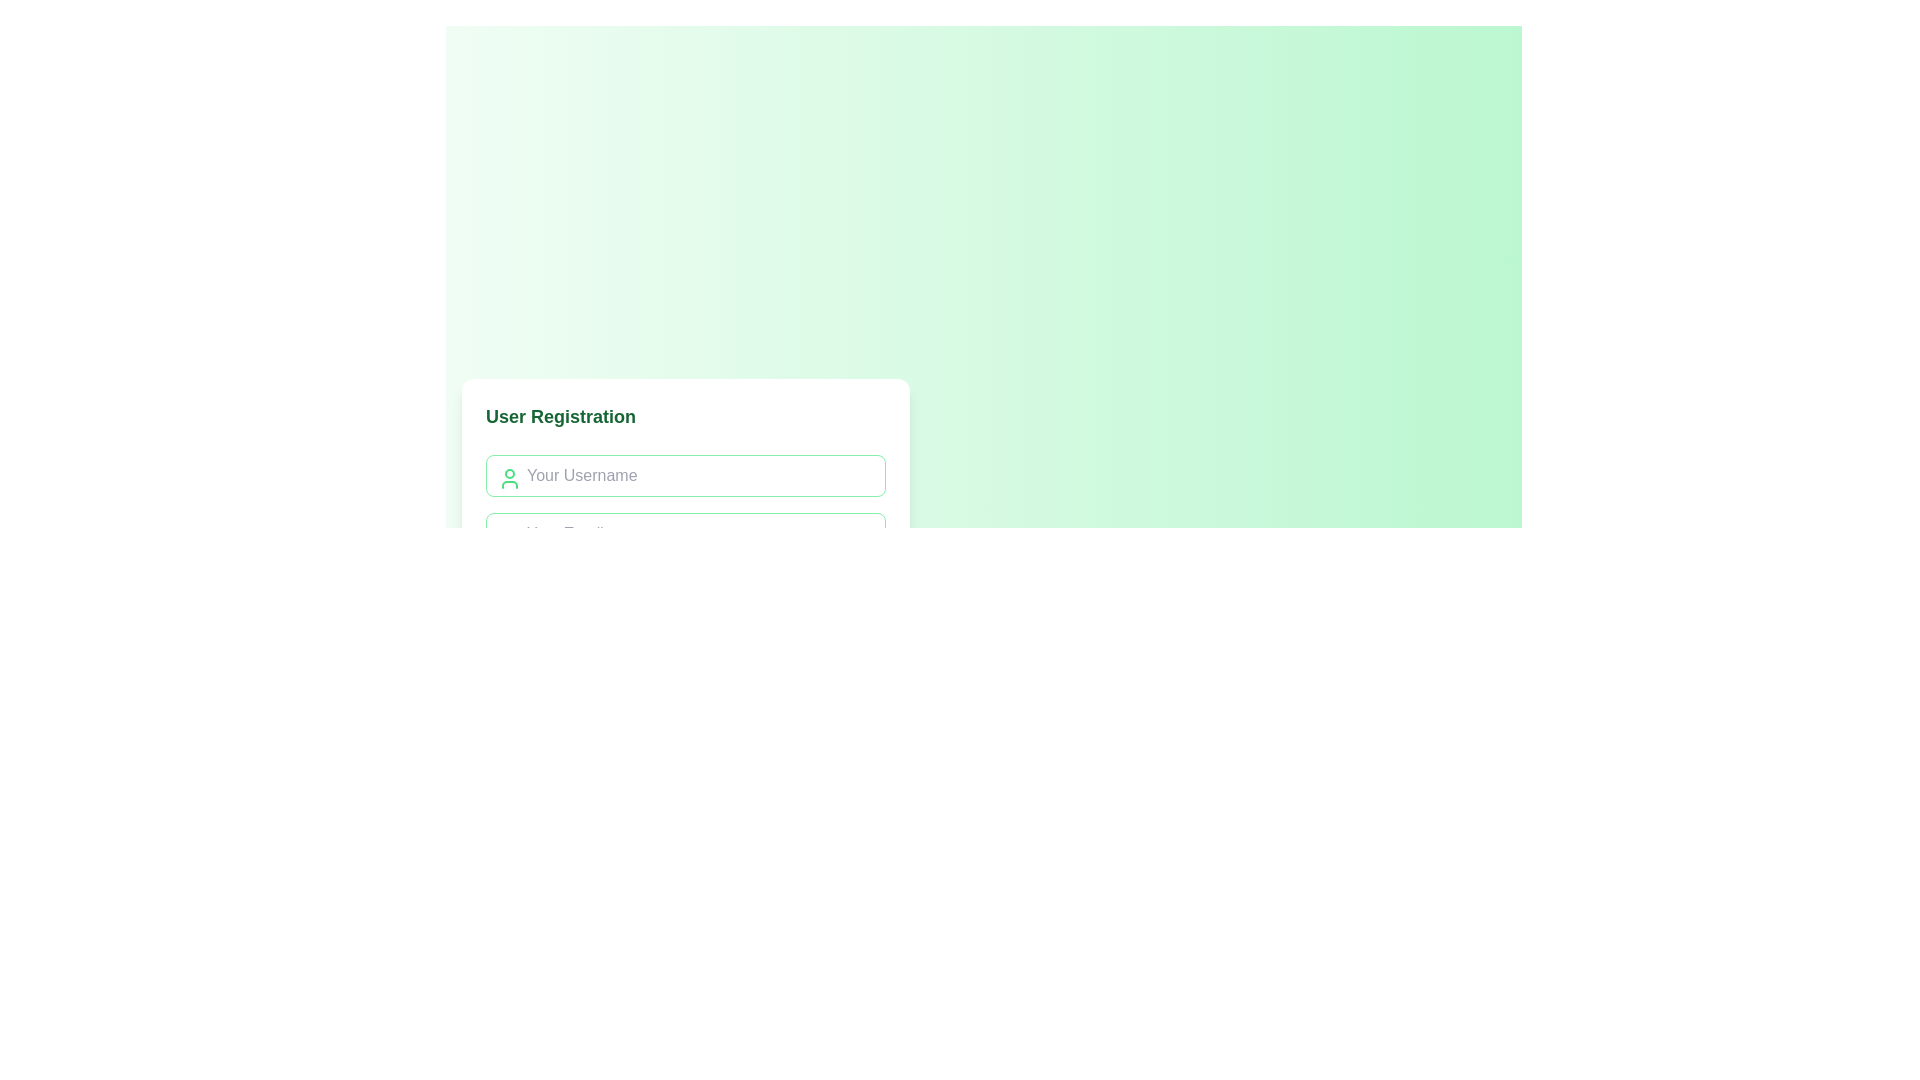 The height and width of the screenshot is (1080, 1920). I want to click on the SVG icon located at the top-left corner of the email input field in the registration form, which indicates the purpose of the field for entering an email address, so click(509, 535).